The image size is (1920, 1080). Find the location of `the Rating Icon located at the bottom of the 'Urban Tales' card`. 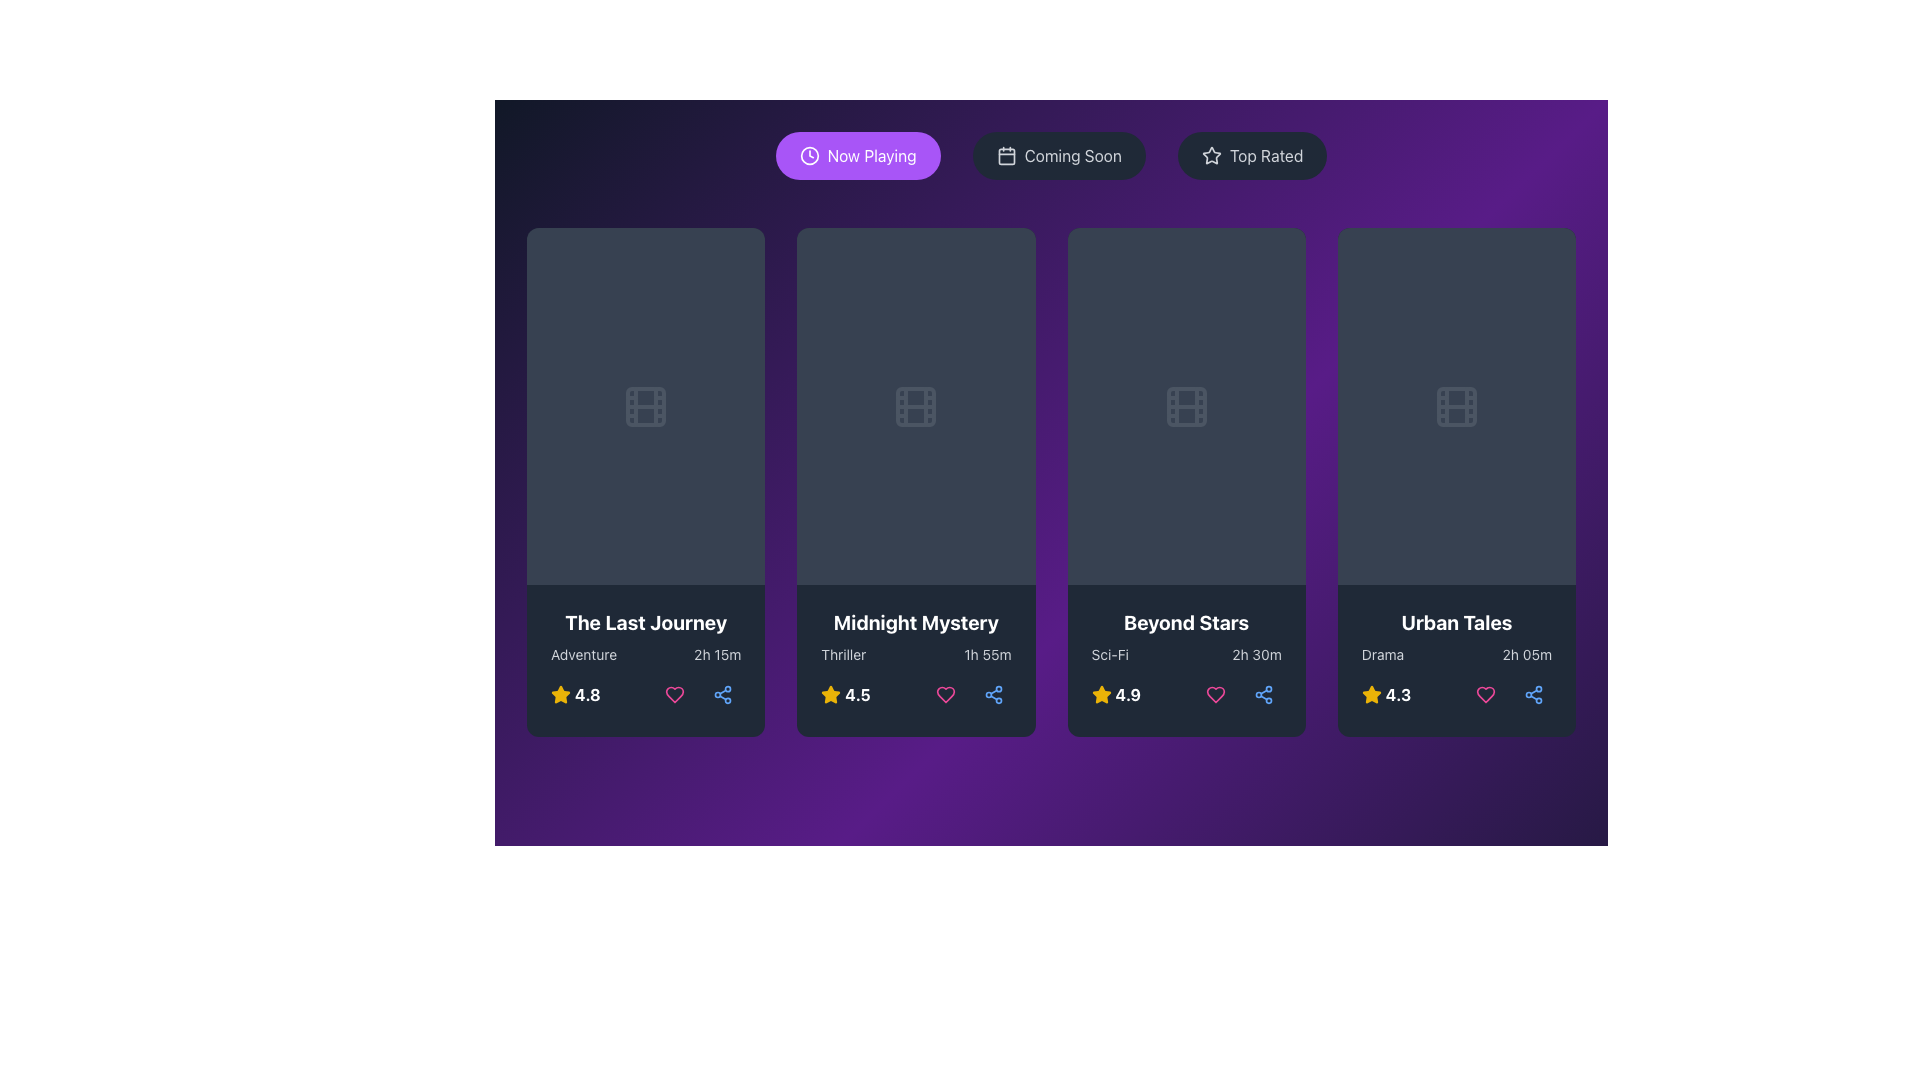

the Rating Icon located at the bottom of the 'Urban Tales' card is located at coordinates (1370, 694).